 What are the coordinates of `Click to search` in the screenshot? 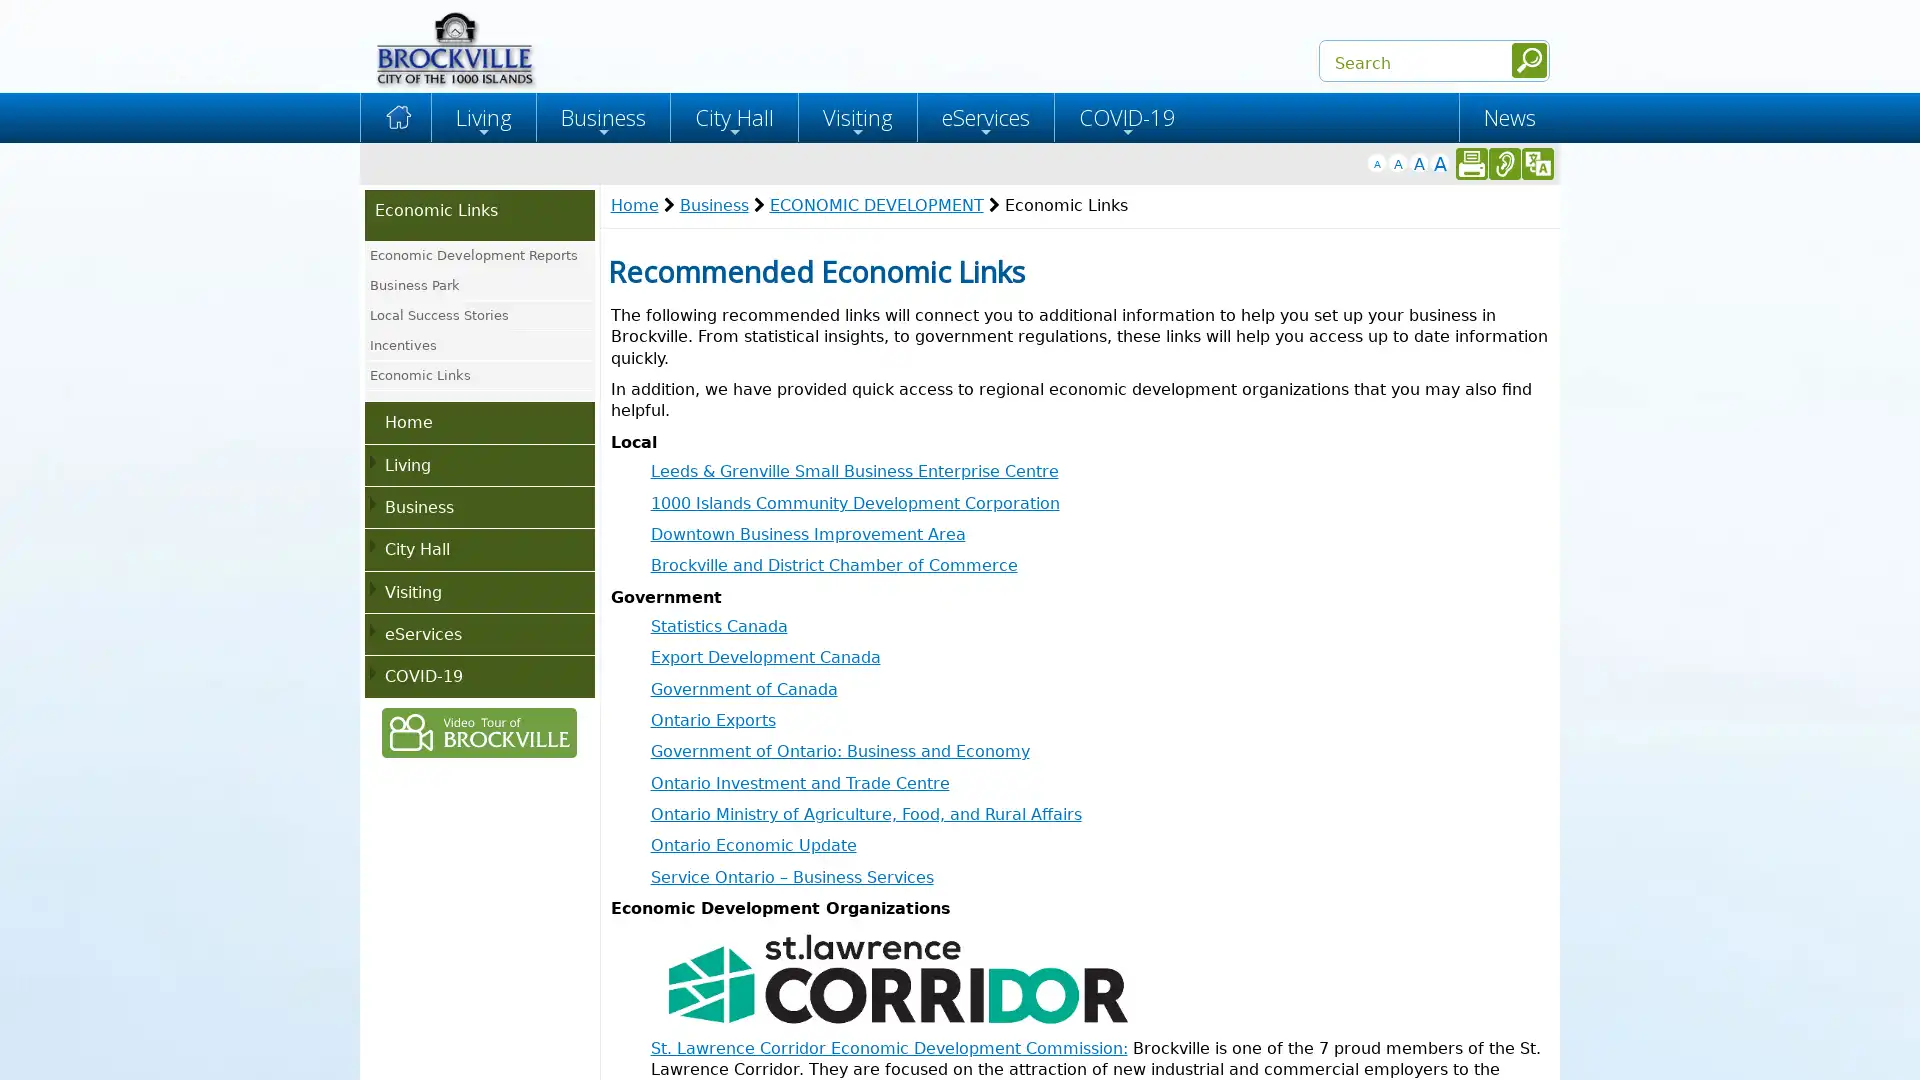 It's located at (1528, 59).